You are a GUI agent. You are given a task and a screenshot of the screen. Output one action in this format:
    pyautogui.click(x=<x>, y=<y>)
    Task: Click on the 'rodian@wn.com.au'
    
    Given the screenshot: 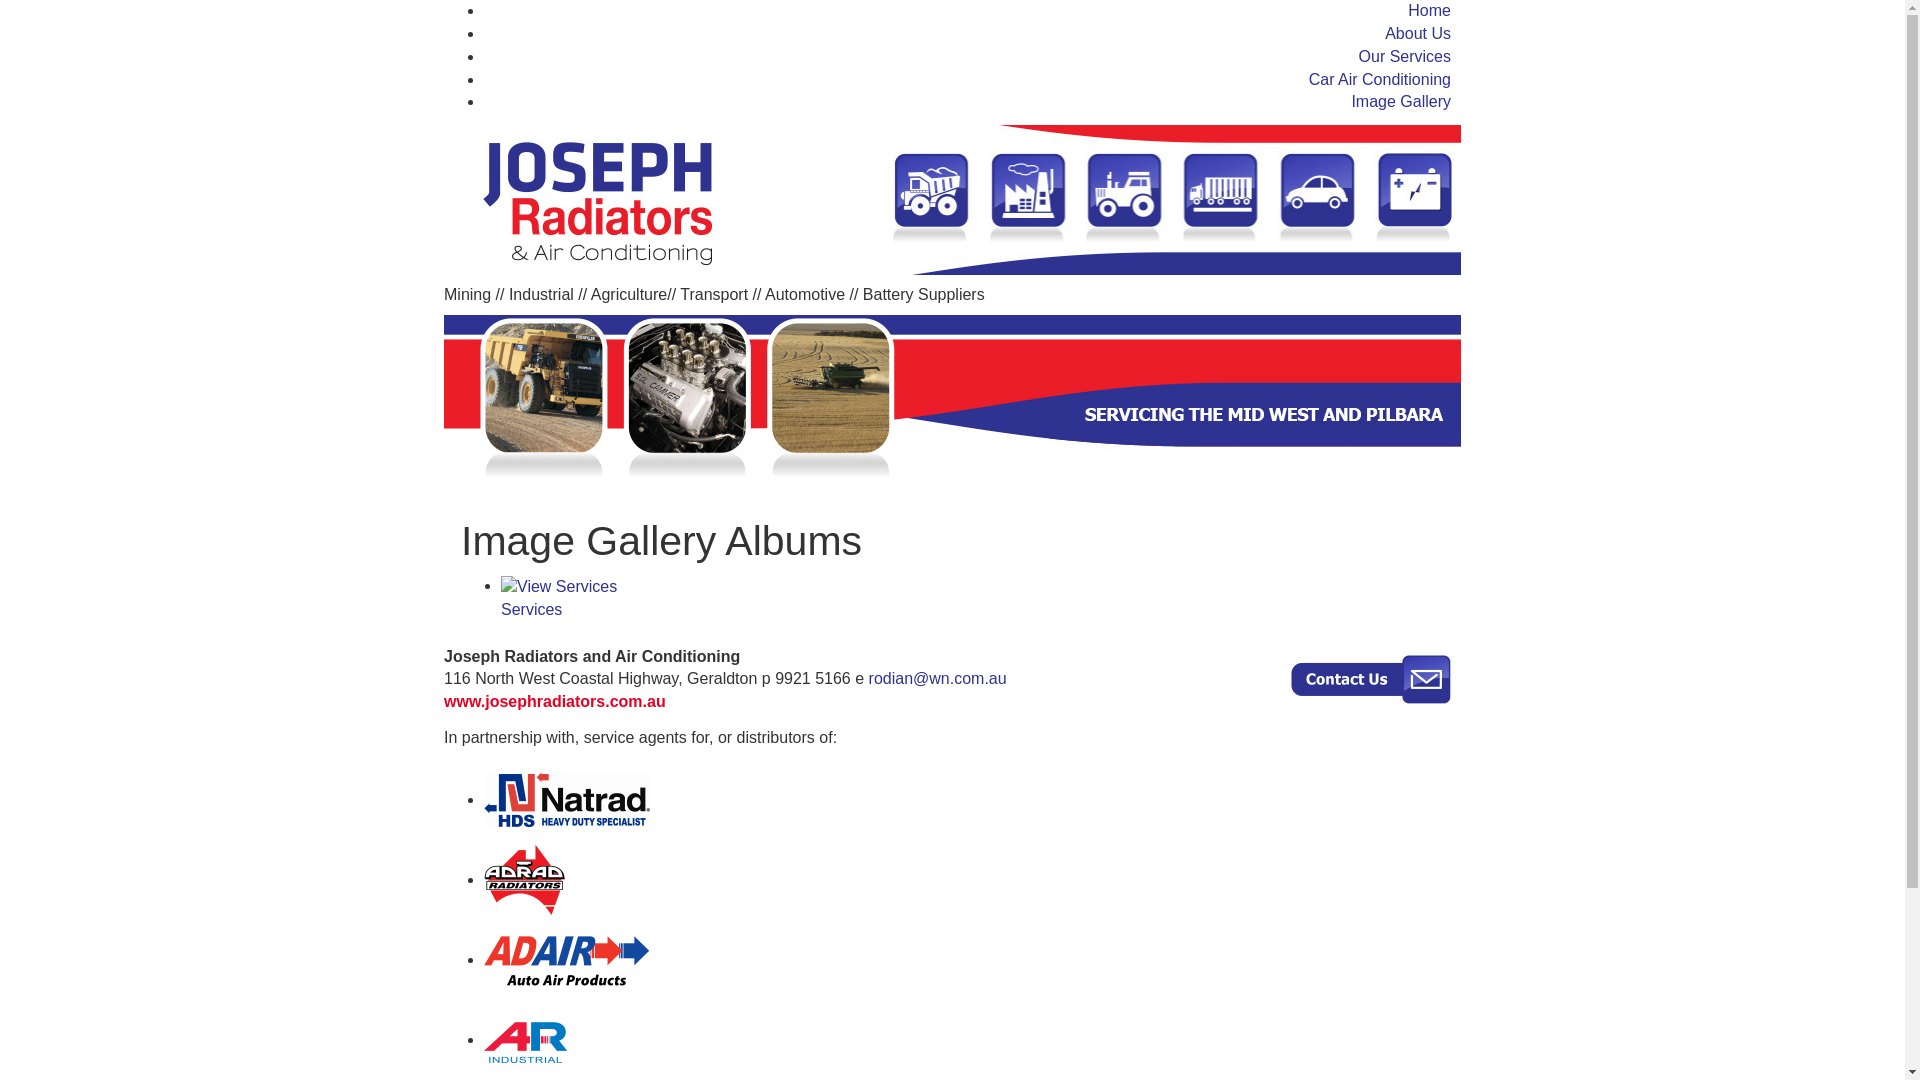 What is the action you would take?
    pyautogui.click(x=936, y=677)
    